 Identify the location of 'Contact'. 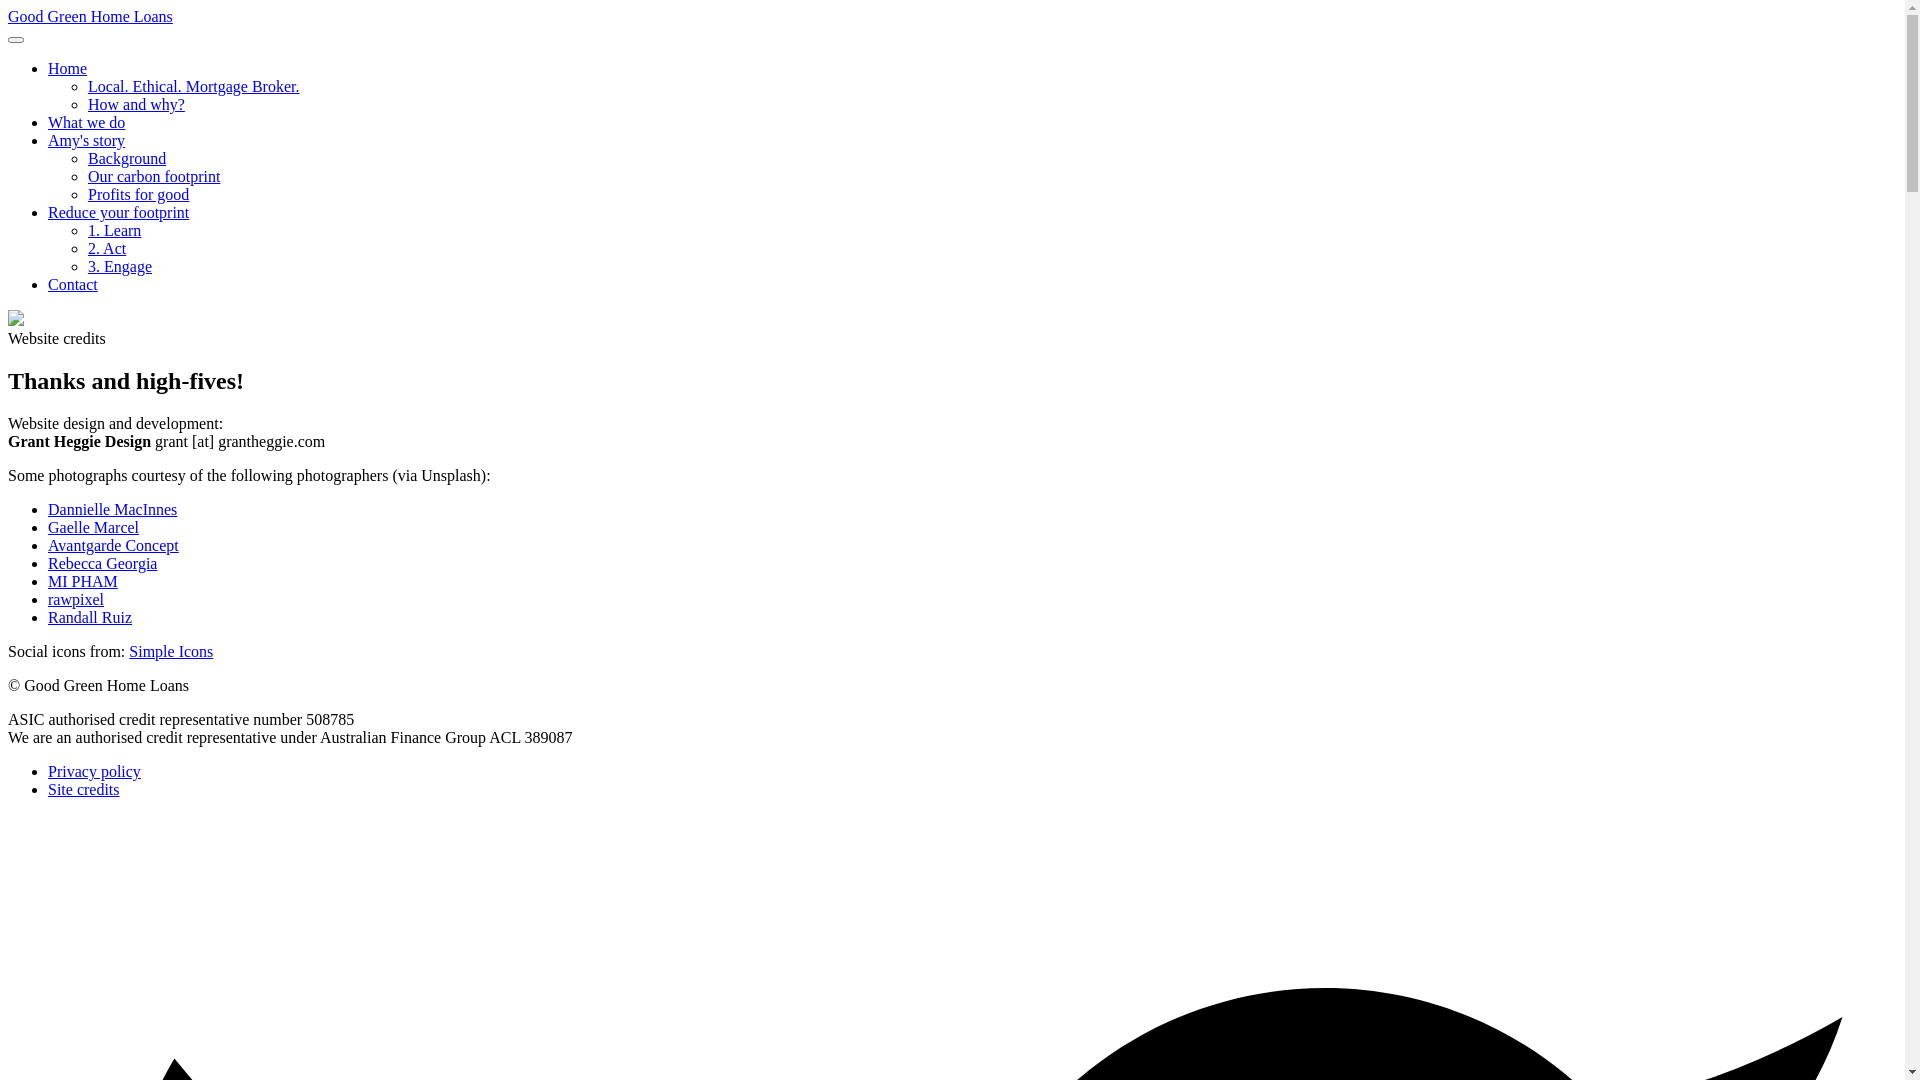
(72, 284).